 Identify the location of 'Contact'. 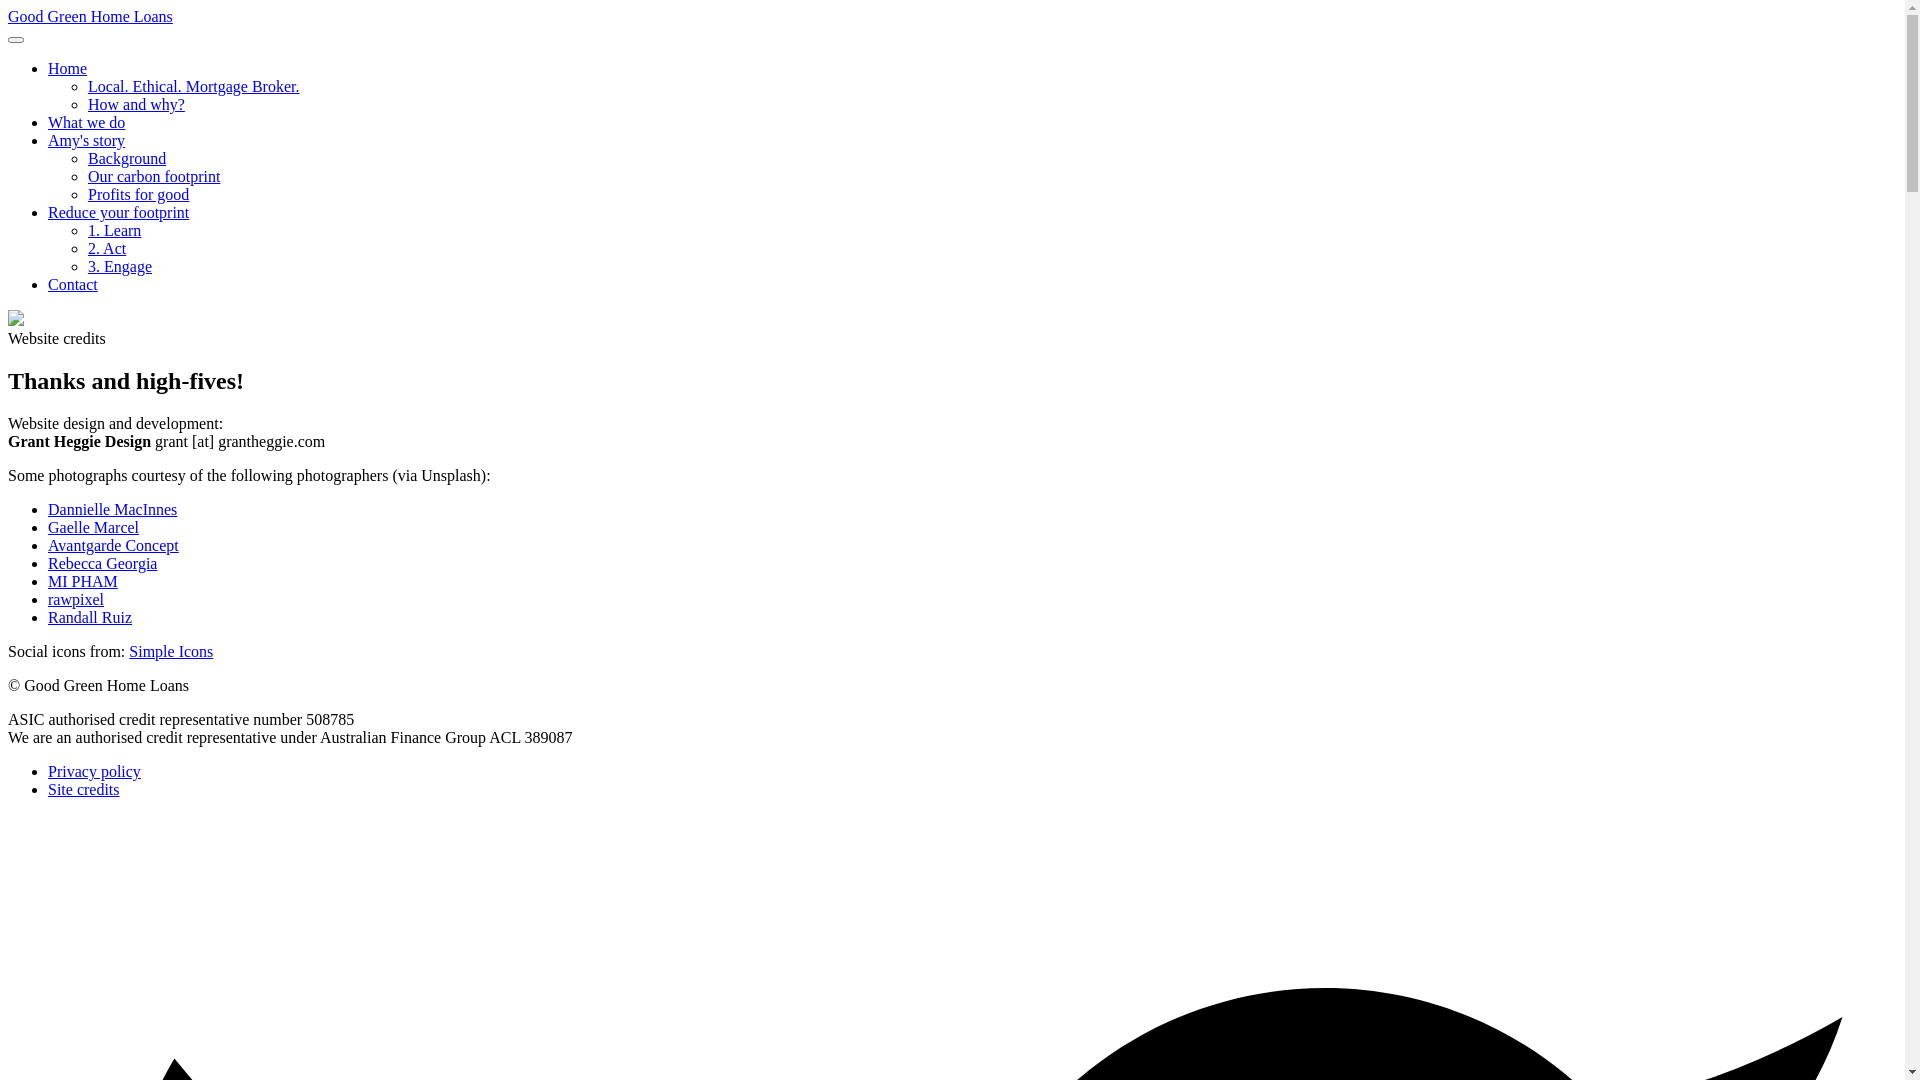
(72, 284).